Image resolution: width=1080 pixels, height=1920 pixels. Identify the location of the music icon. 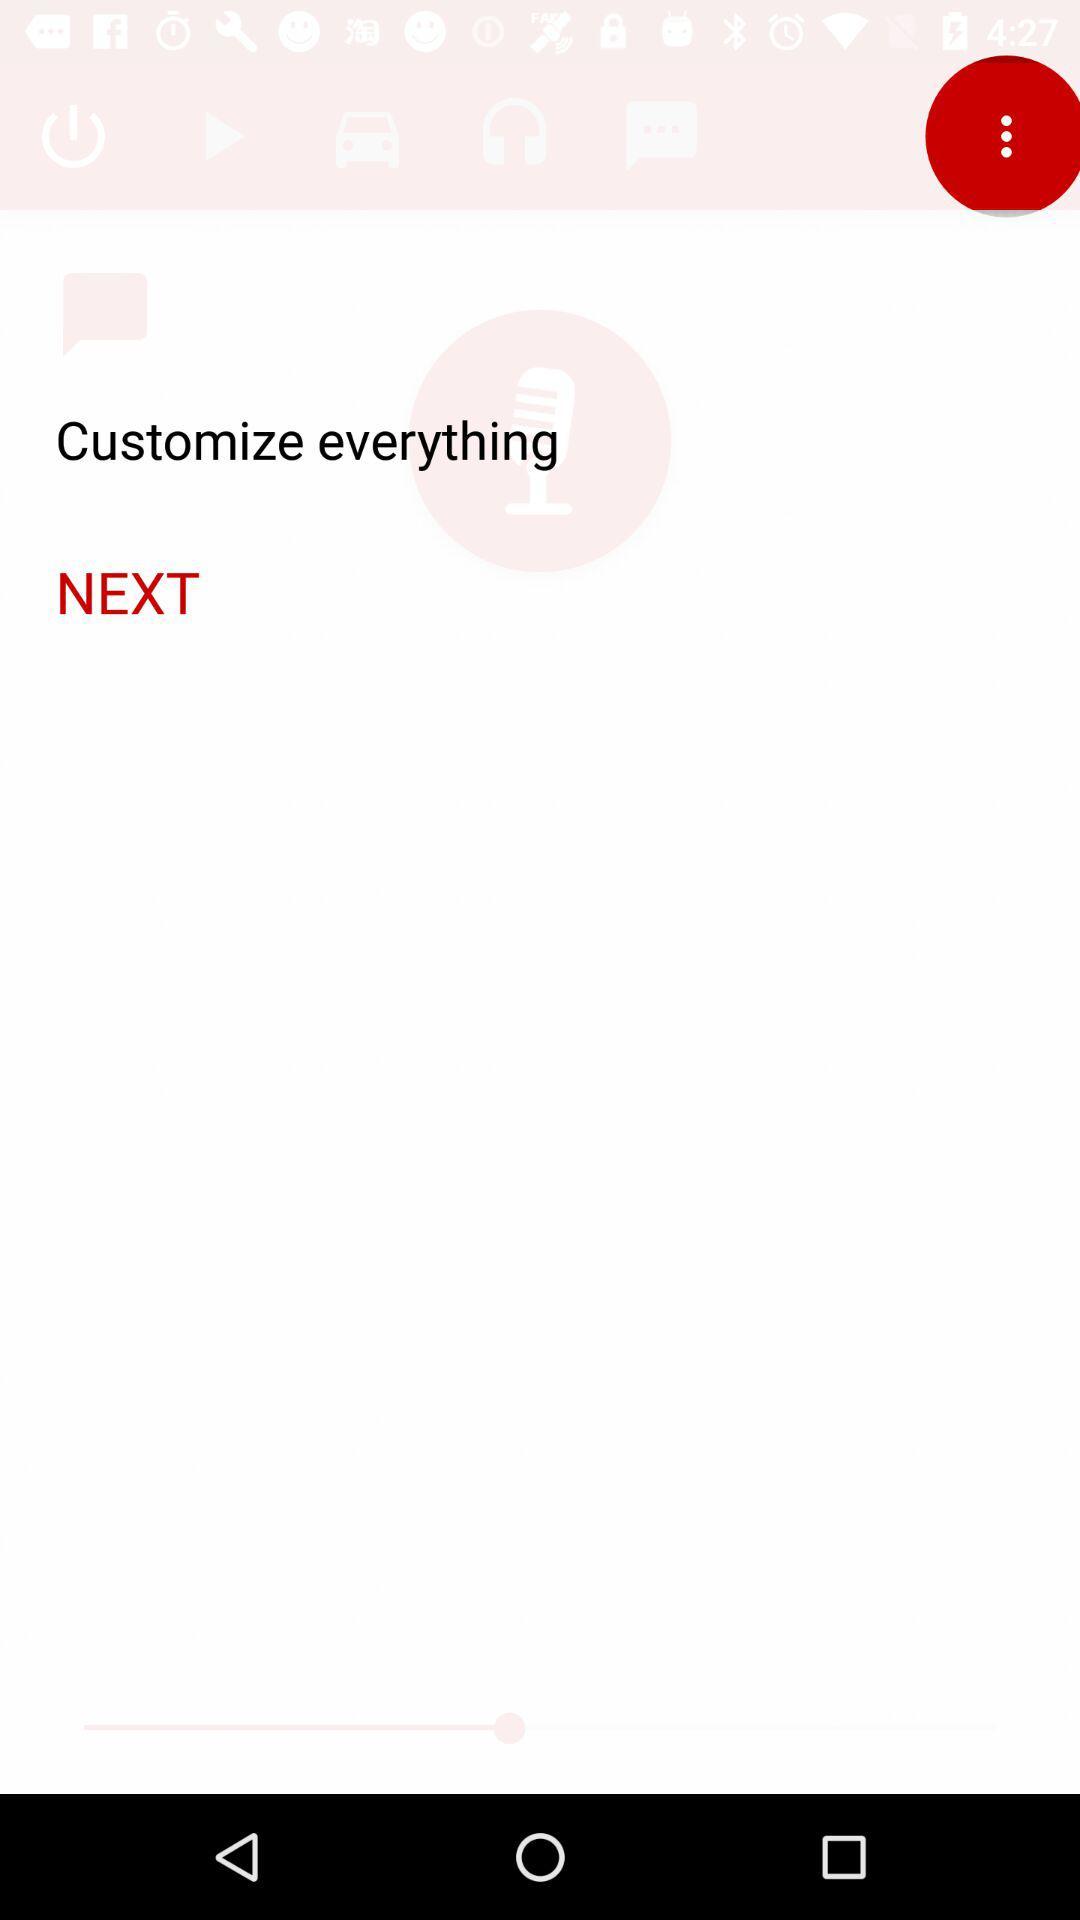
(661, 135).